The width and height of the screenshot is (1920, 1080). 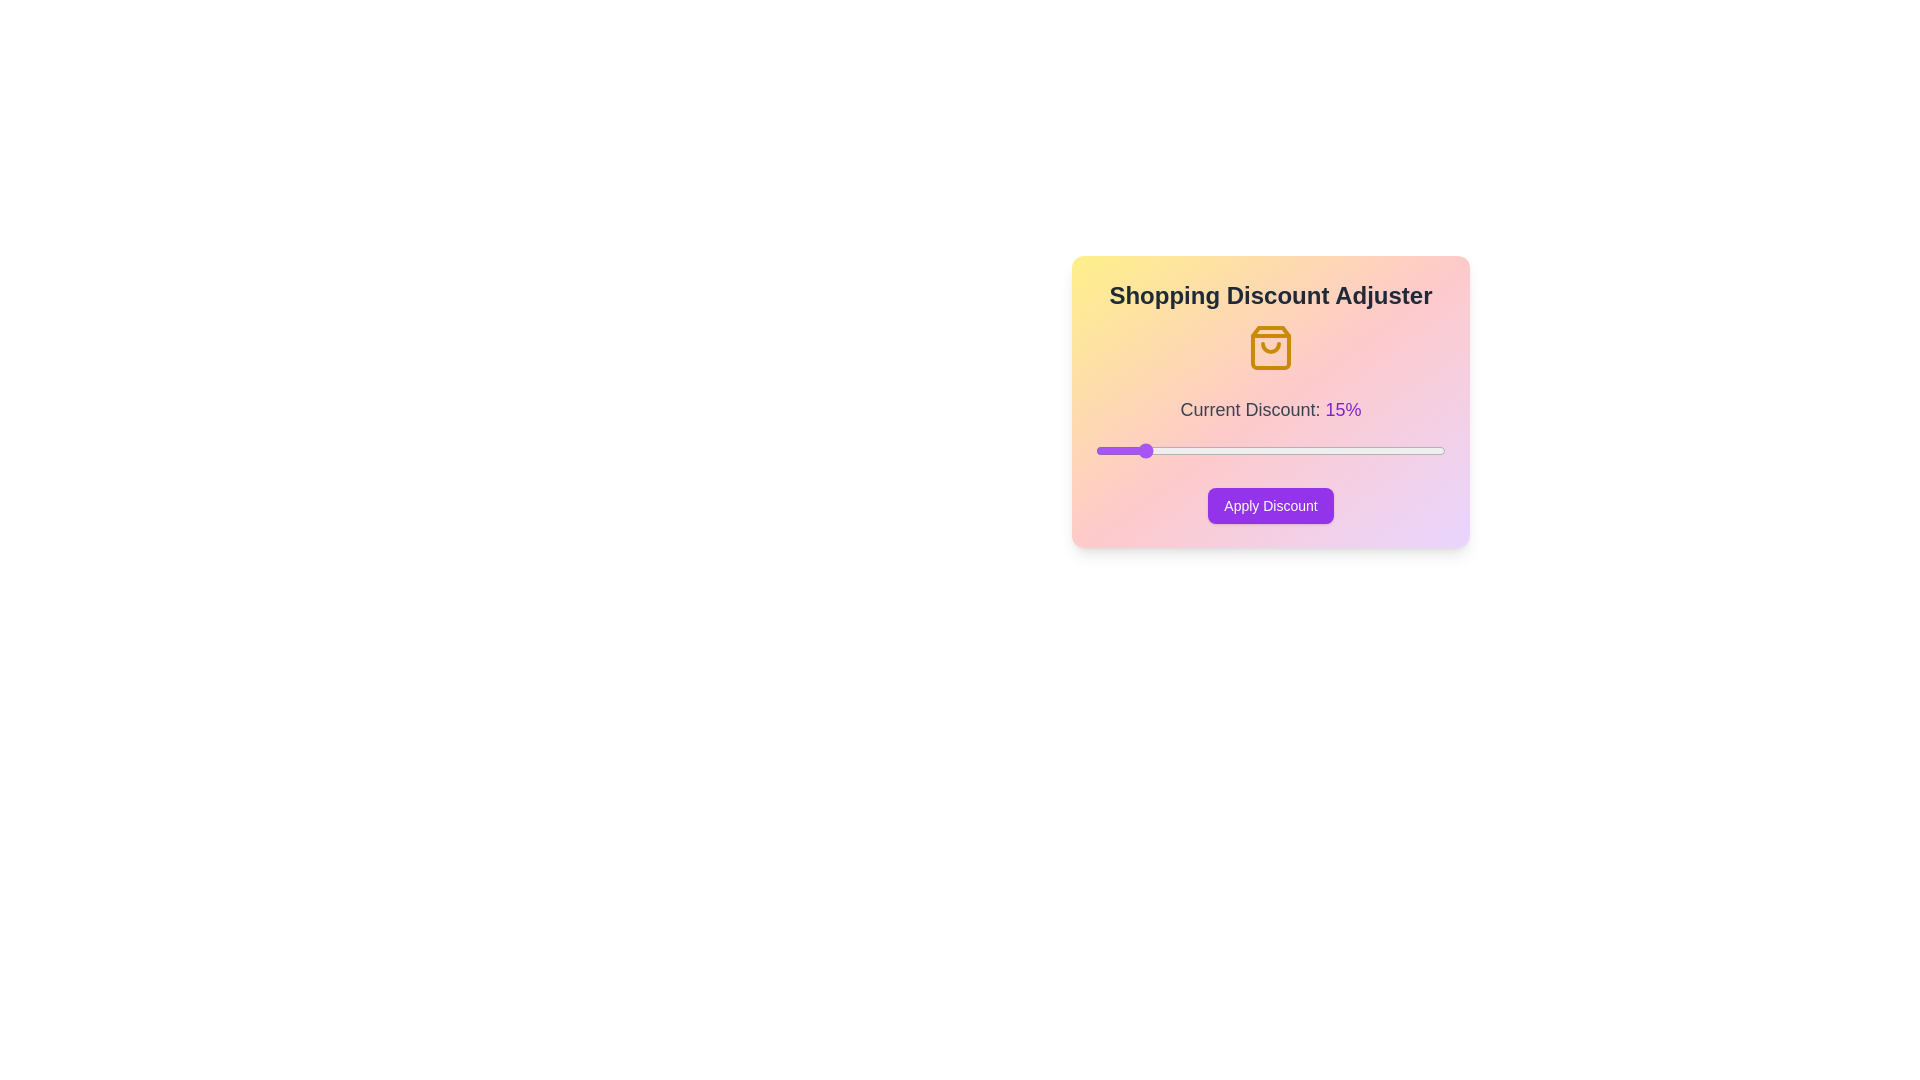 I want to click on the discount slider to set the discount percentage to 45, so click(x=1401, y=451).